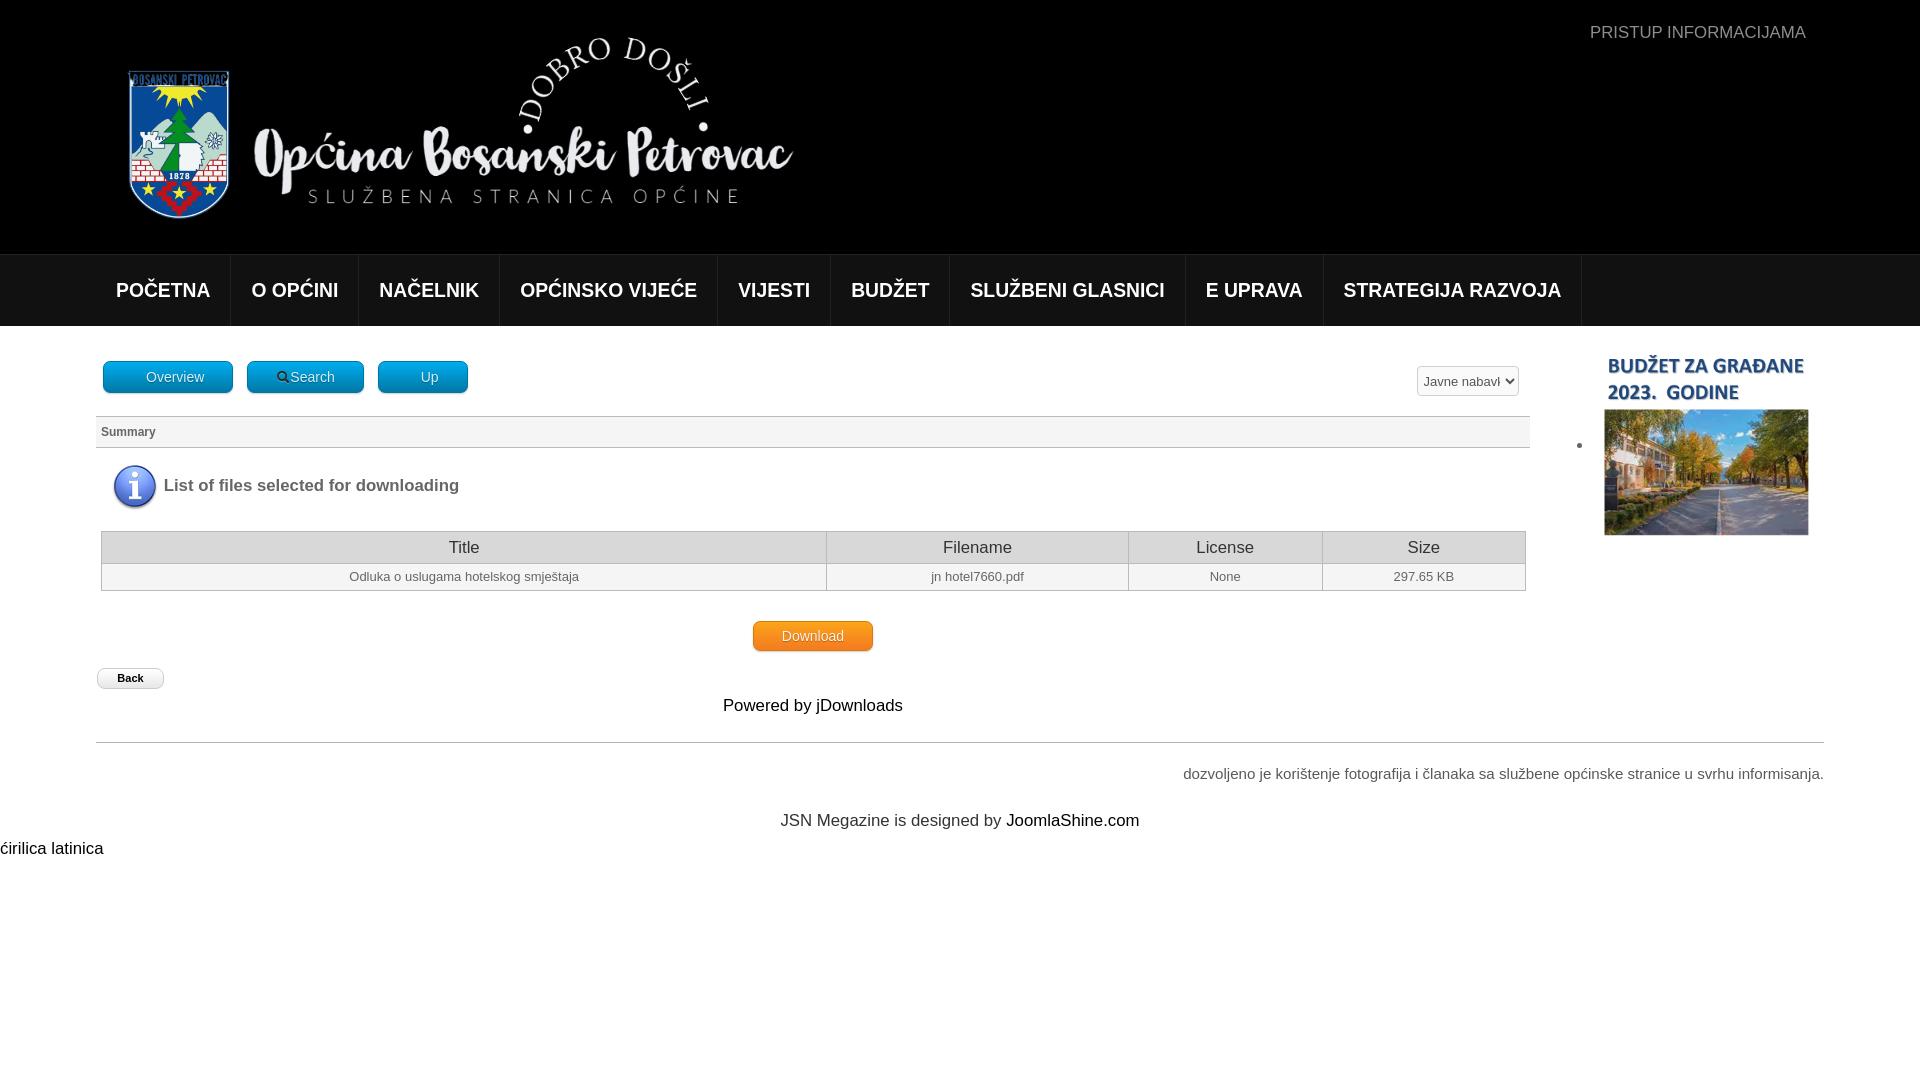  Describe the element at coordinates (812, 636) in the screenshot. I see `'Download'` at that location.